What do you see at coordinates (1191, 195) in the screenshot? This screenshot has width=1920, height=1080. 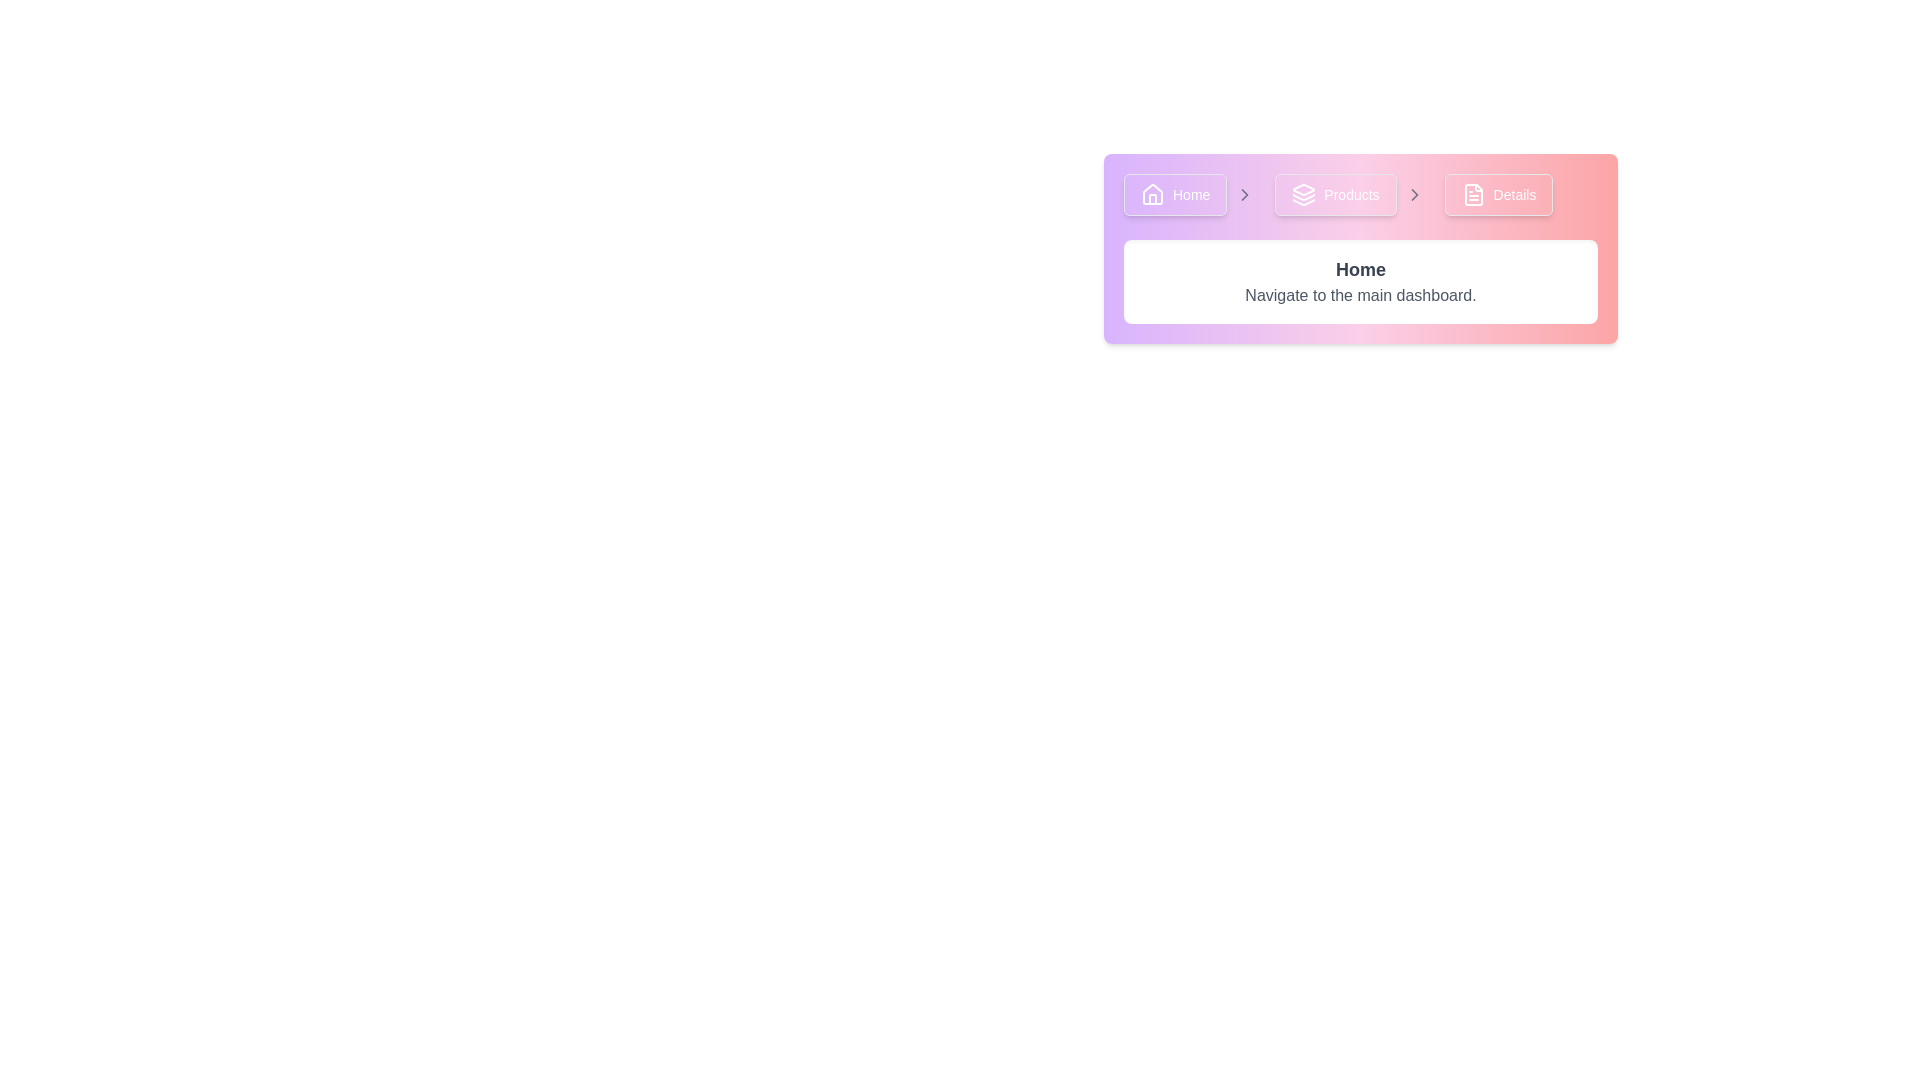 I see `textual label 'Home' located in the navigation bar with a gradient purple-pink background, positioned next to a house-shaped icon` at bounding box center [1191, 195].